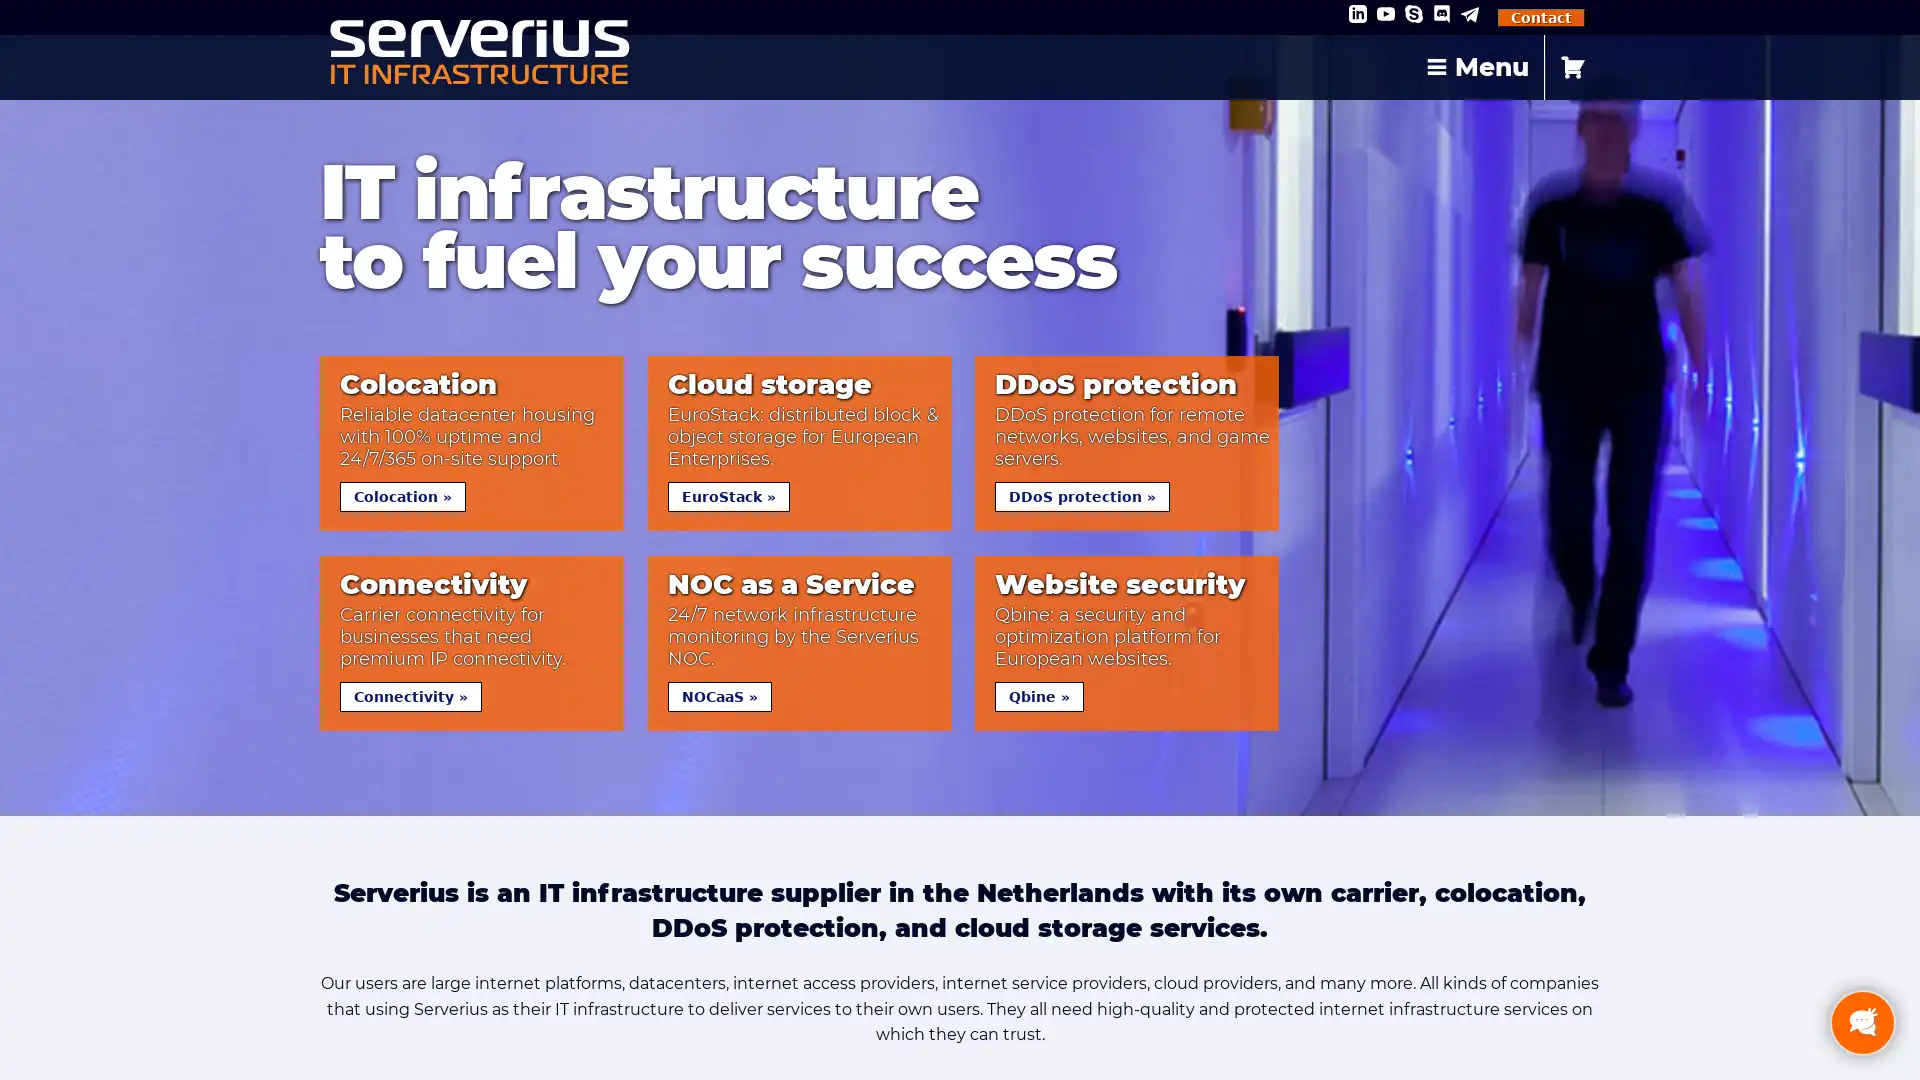  I want to click on EuroStack, so click(727, 495).